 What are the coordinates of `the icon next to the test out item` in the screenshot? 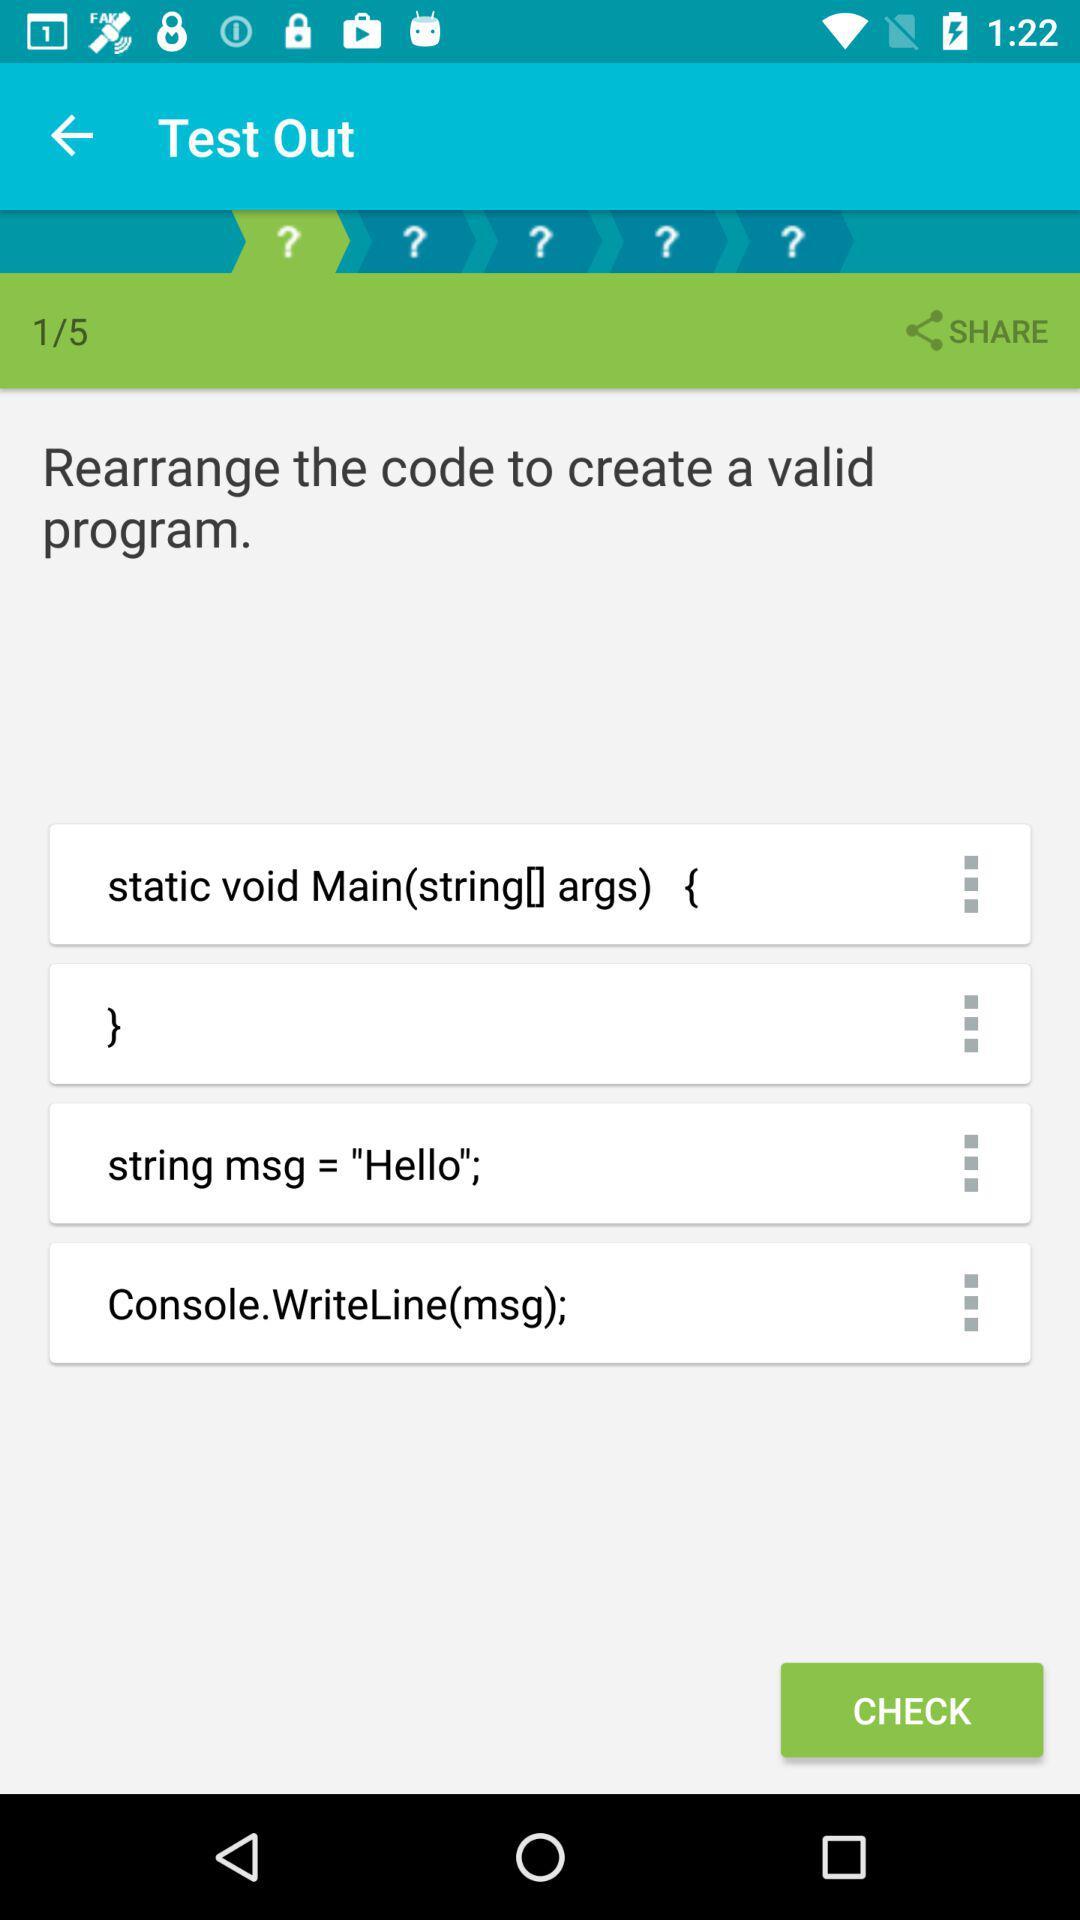 It's located at (72, 135).